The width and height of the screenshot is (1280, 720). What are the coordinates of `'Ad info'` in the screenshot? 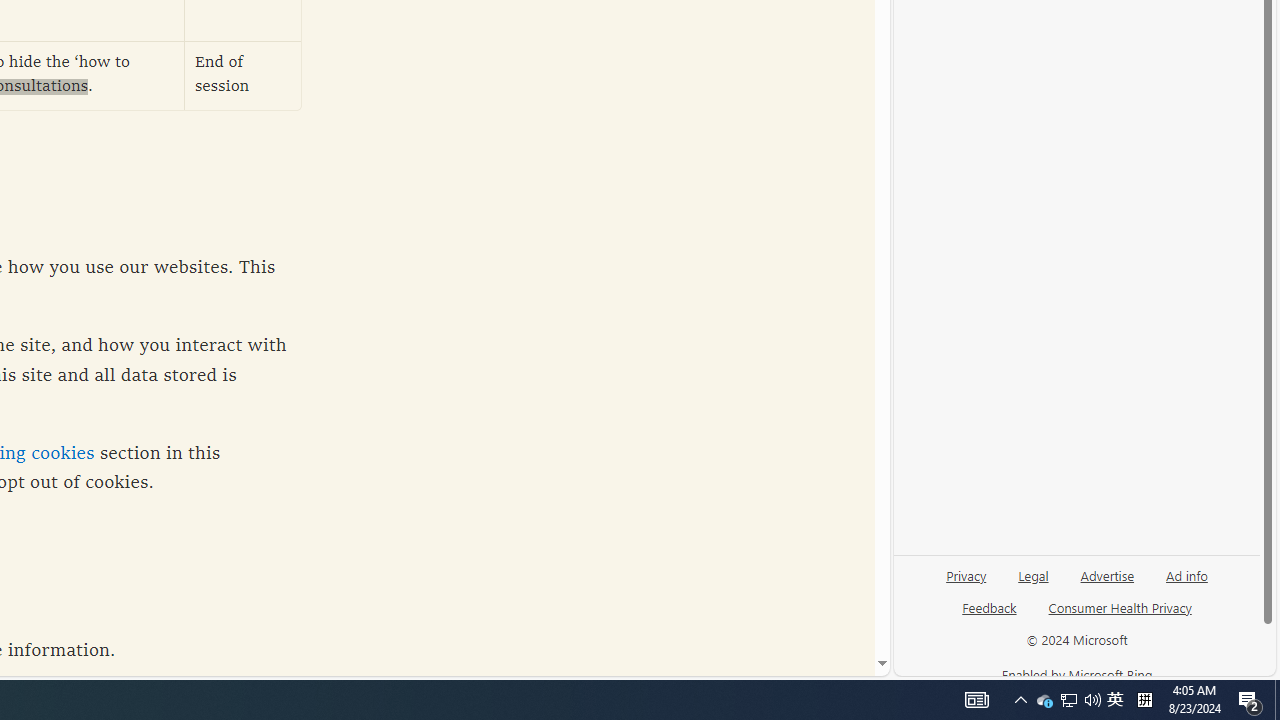 It's located at (1186, 583).